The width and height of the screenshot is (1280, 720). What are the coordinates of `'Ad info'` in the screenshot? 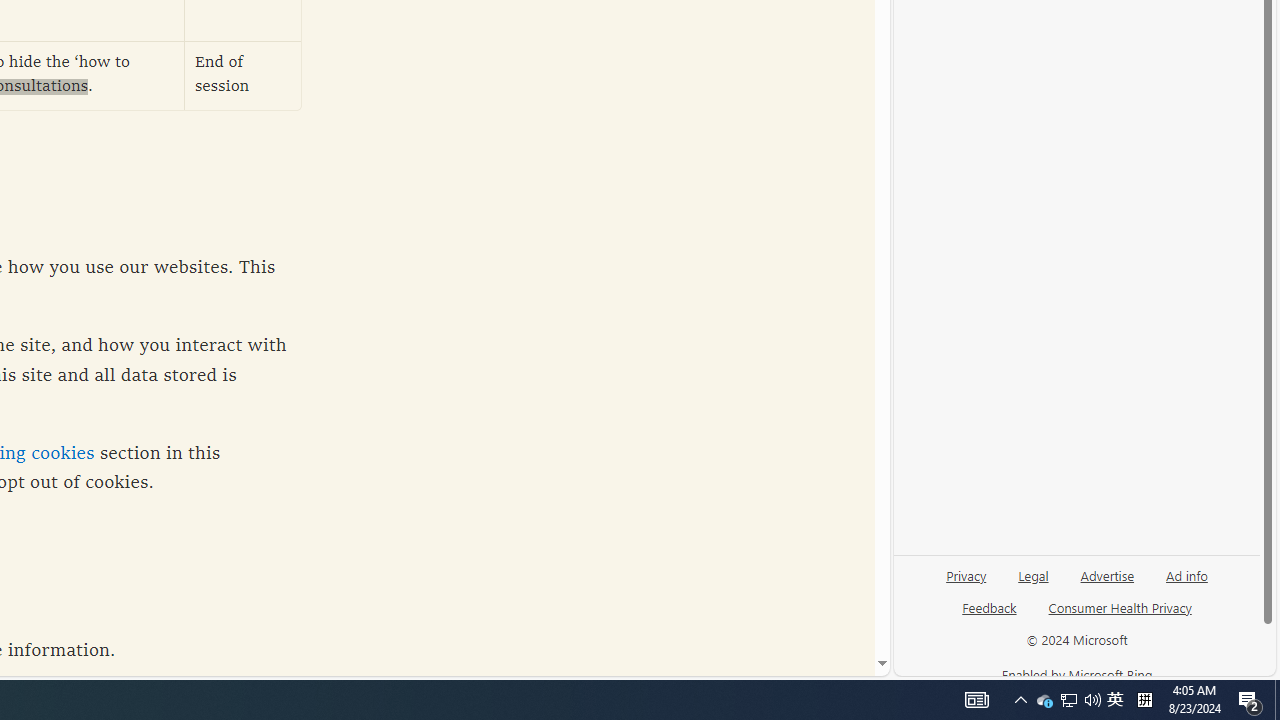 It's located at (1186, 583).